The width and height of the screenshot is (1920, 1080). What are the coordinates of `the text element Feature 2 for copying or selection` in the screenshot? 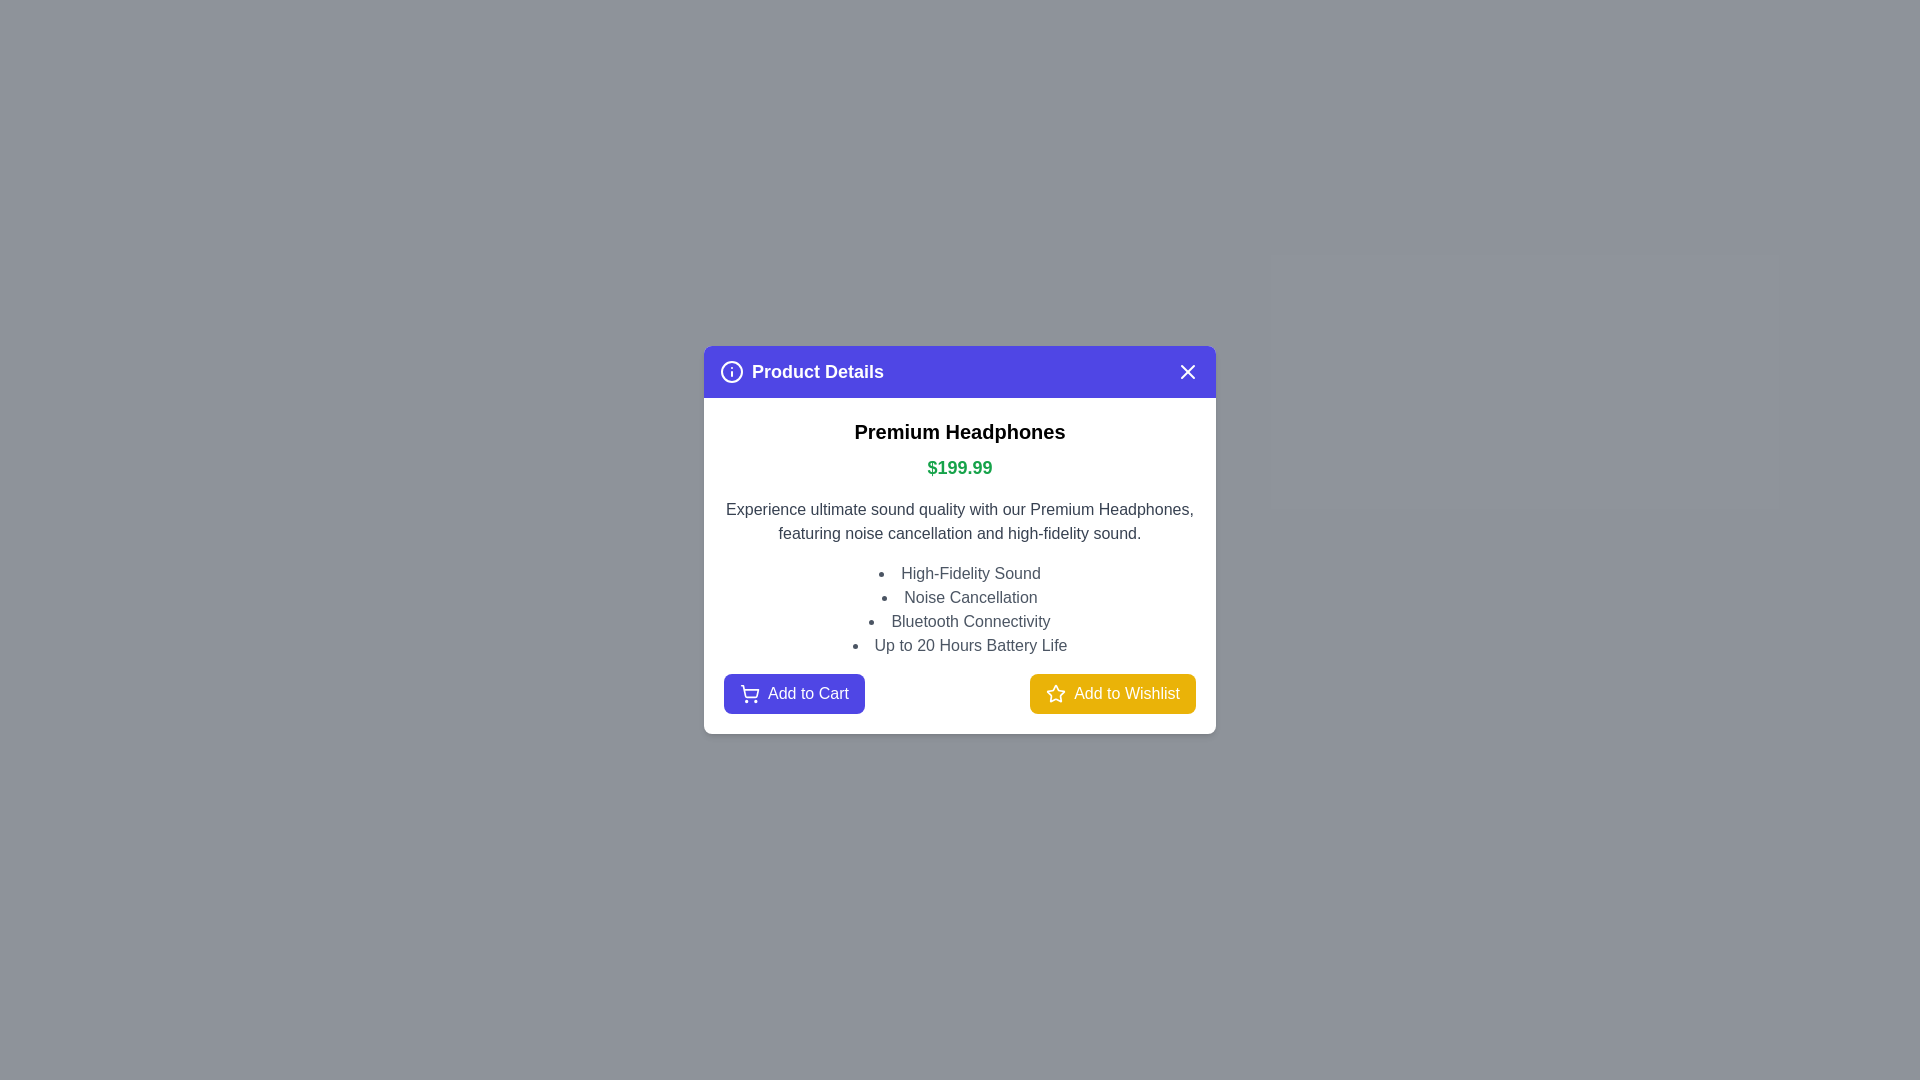 It's located at (960, 596).